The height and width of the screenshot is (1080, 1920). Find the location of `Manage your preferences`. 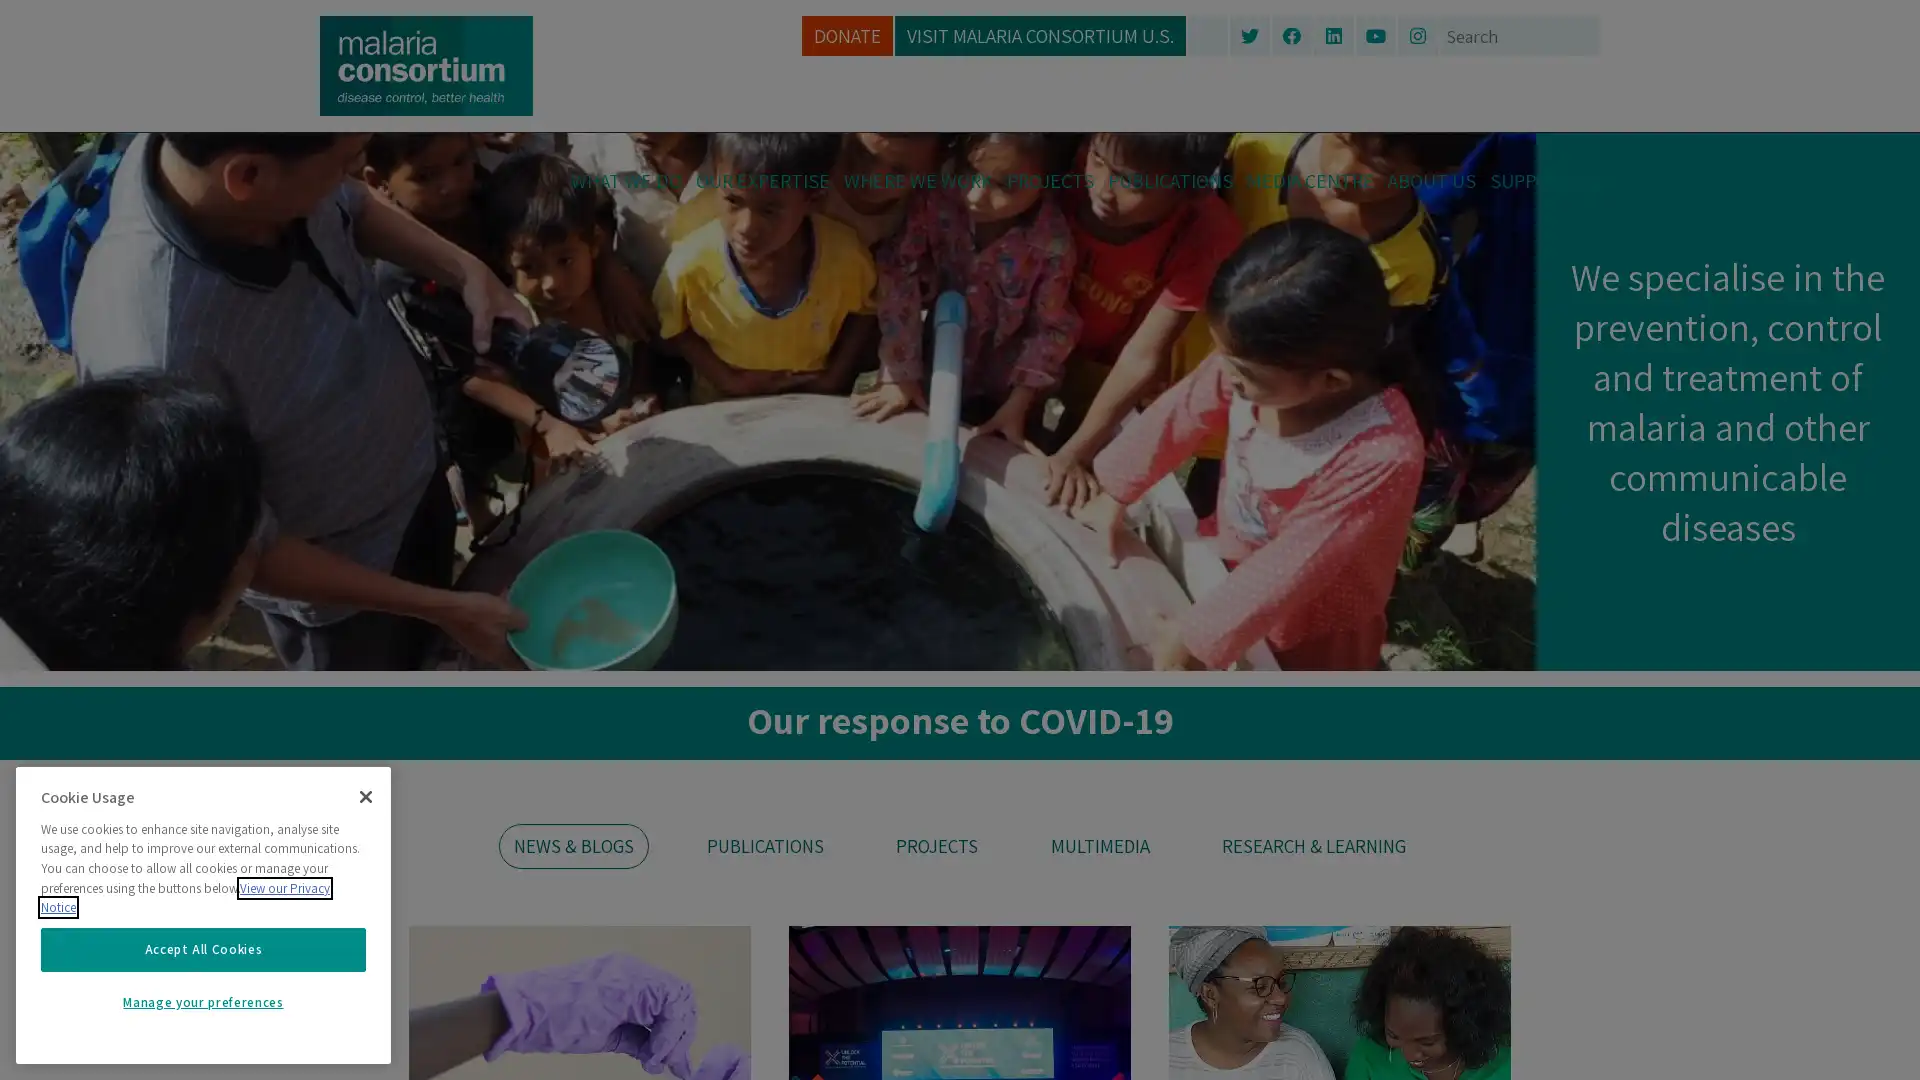

Manage your preferences is located at coordinates (203, 1002).